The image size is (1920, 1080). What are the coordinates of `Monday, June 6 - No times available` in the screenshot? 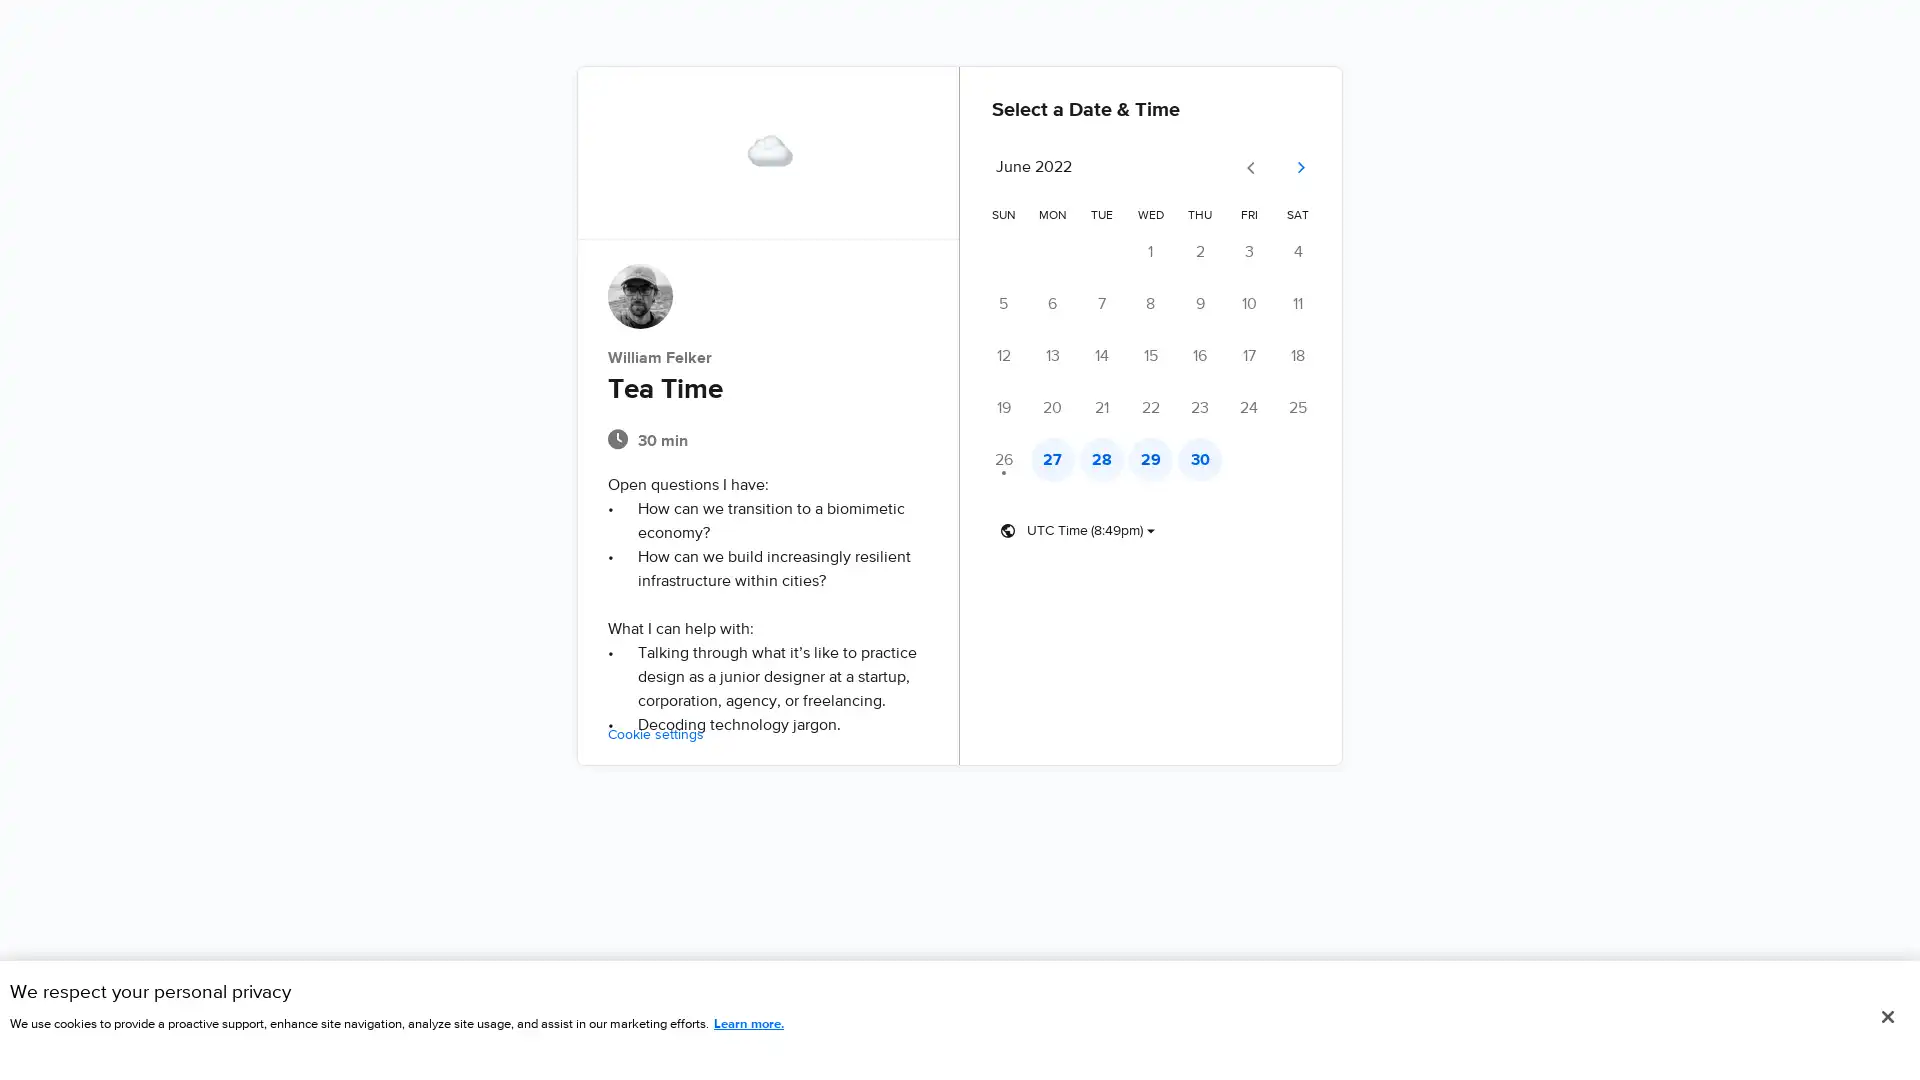 It's located at (1055, 304).